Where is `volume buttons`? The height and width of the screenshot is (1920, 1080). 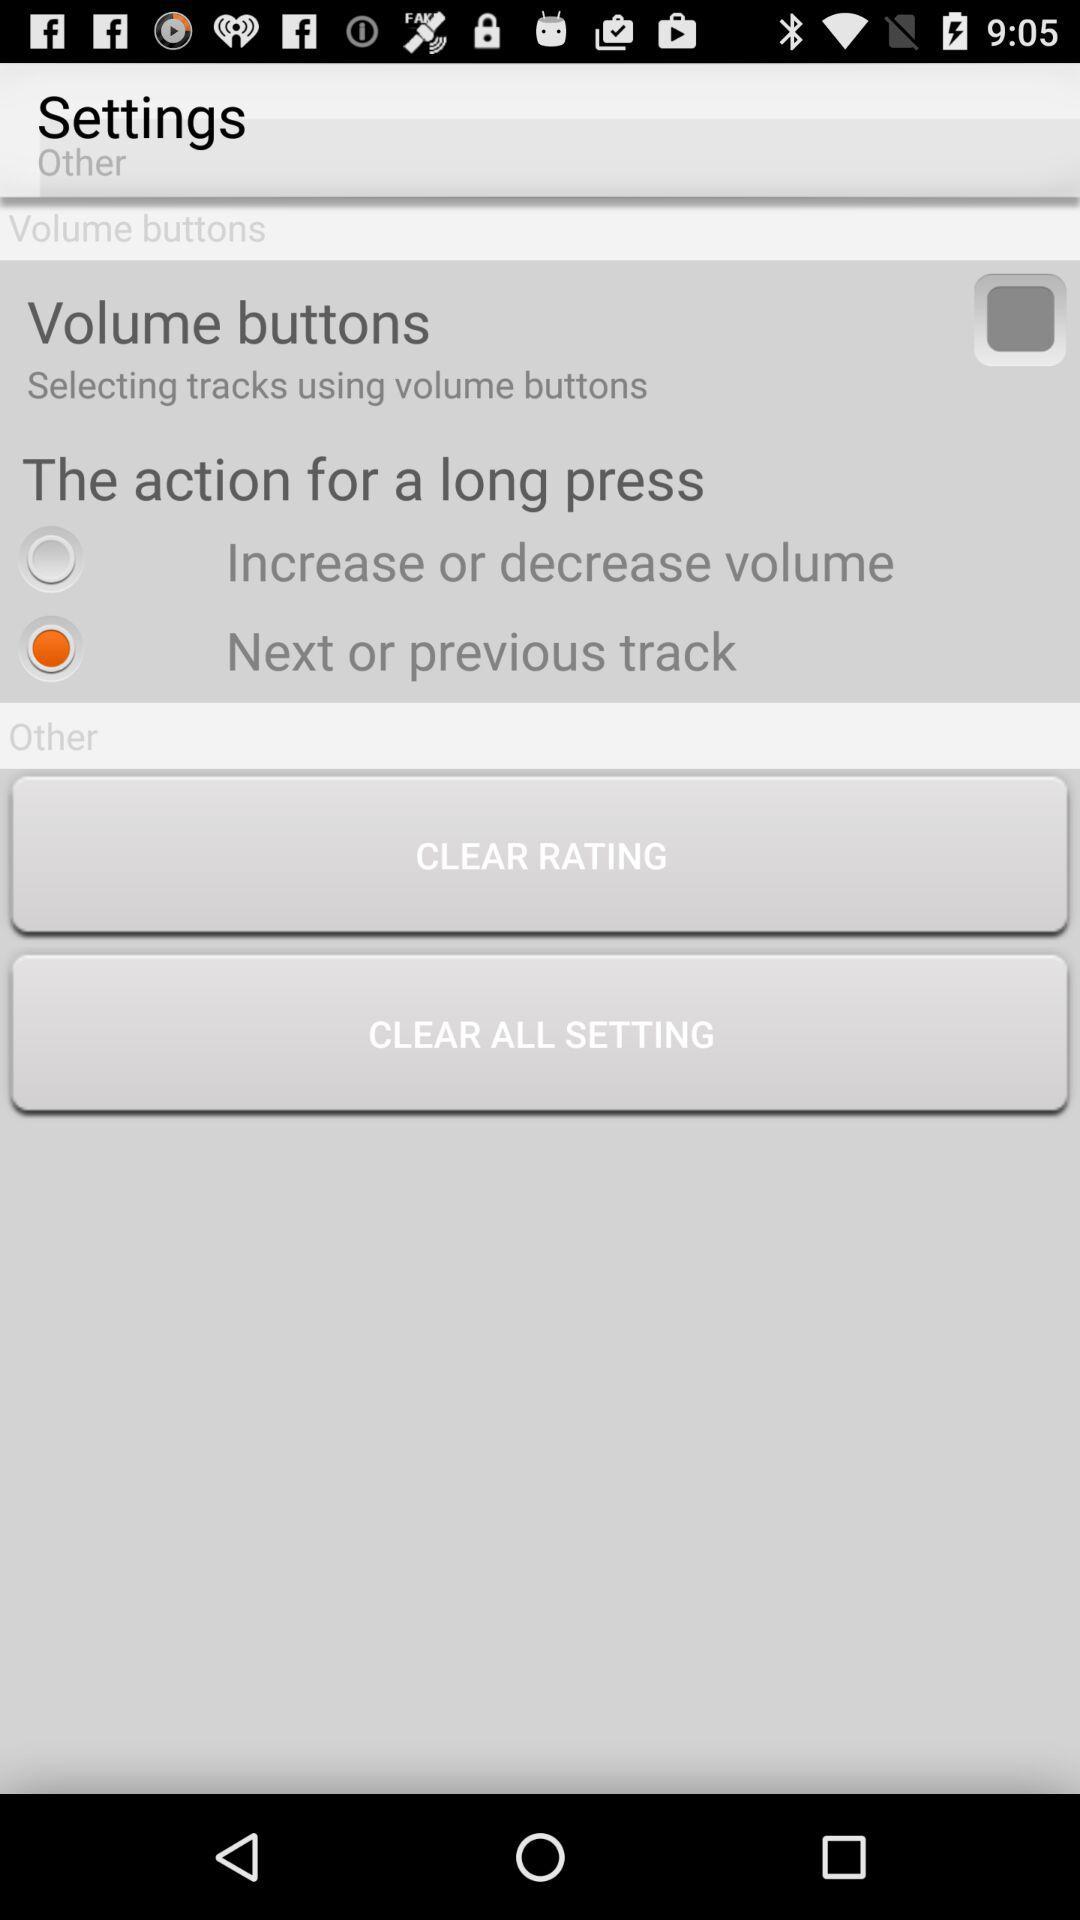 volume buttons is located at coordinates (1020, 318).